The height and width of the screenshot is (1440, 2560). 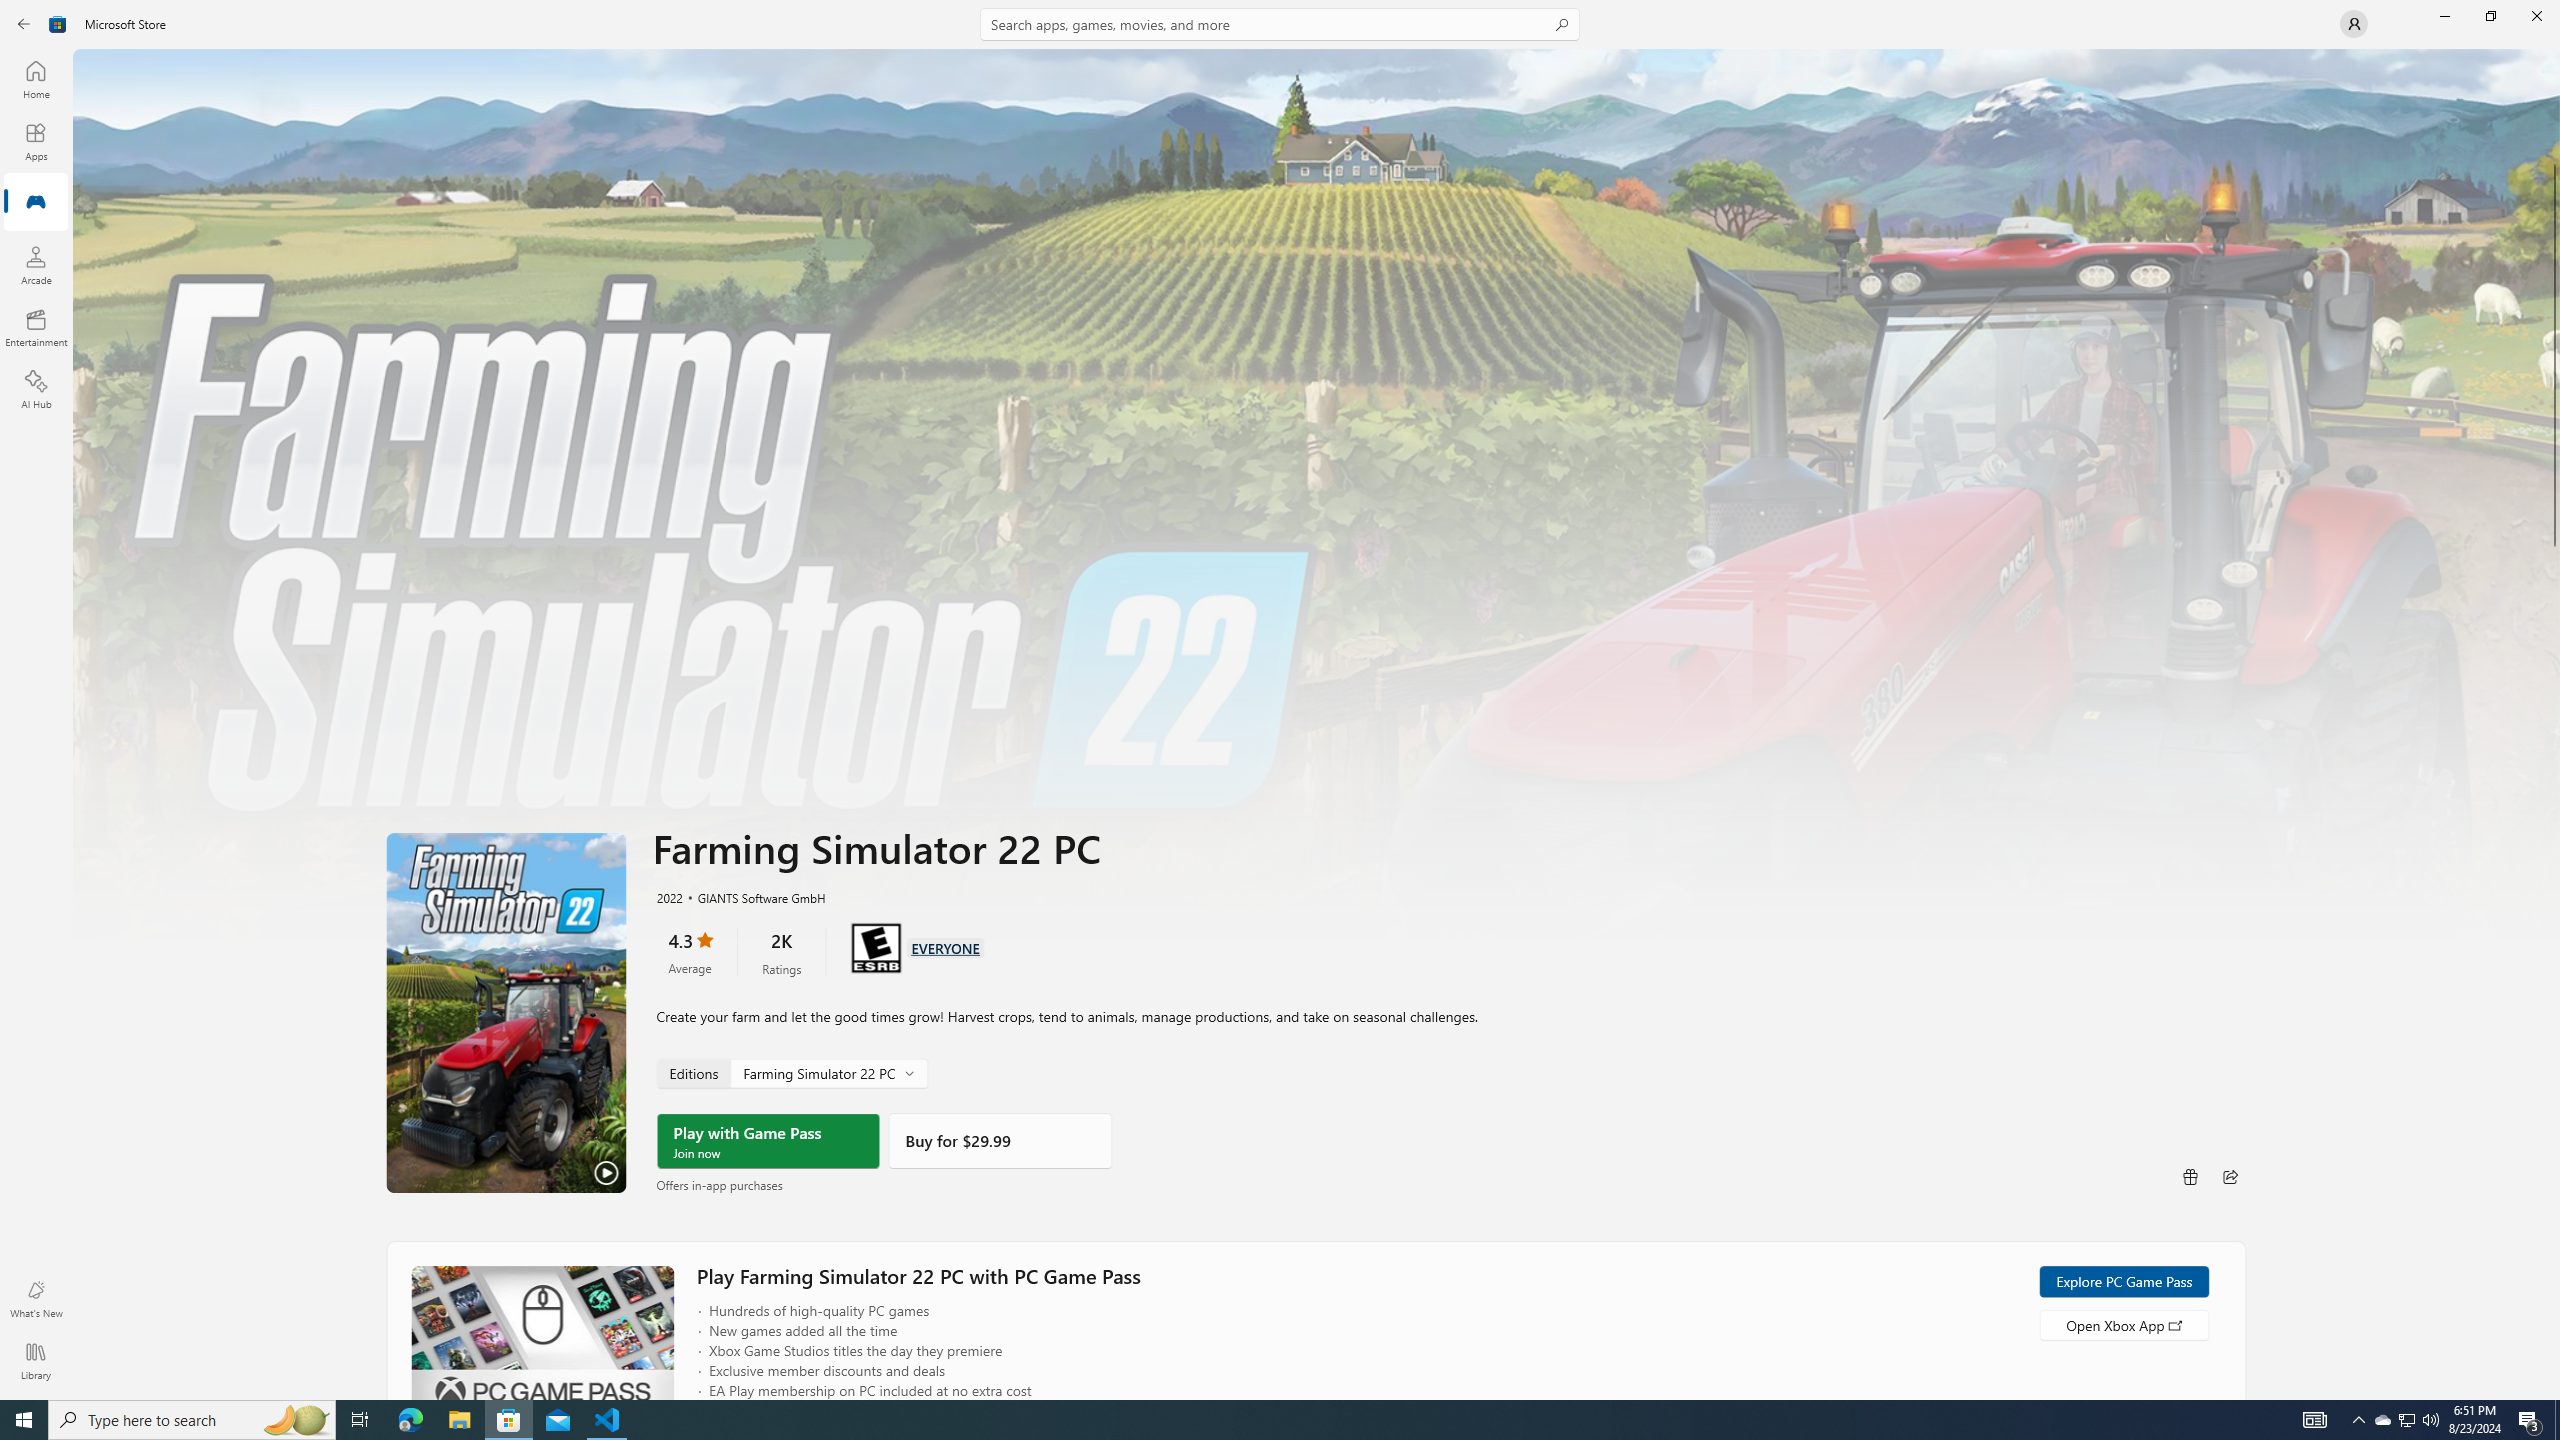 I want to click on 'Buy', so click(x=998, y=1141).